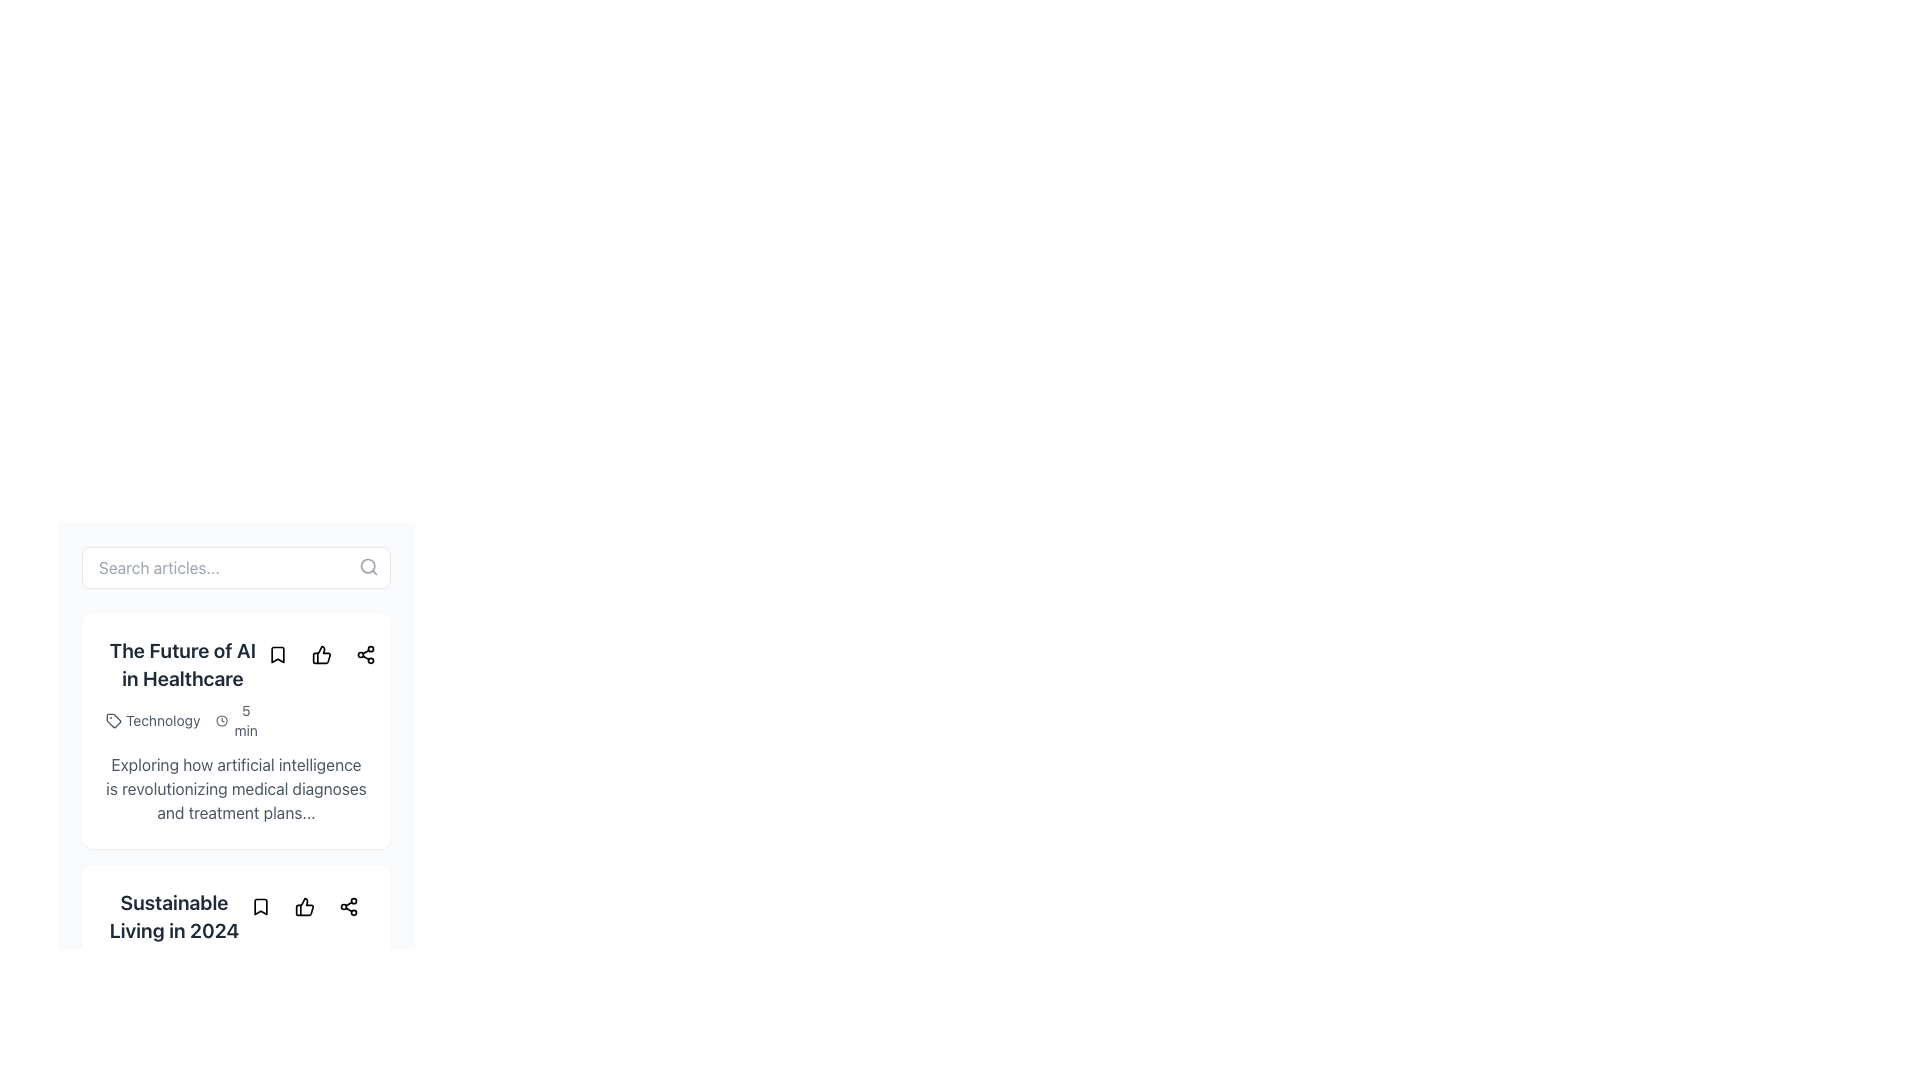  I want to click on the 'like' icon button located between the bookmark icon and the share icon at the bottom of the card titled 'The Future of AI in Healthcare' to express approval for the content, so click(321, 655).